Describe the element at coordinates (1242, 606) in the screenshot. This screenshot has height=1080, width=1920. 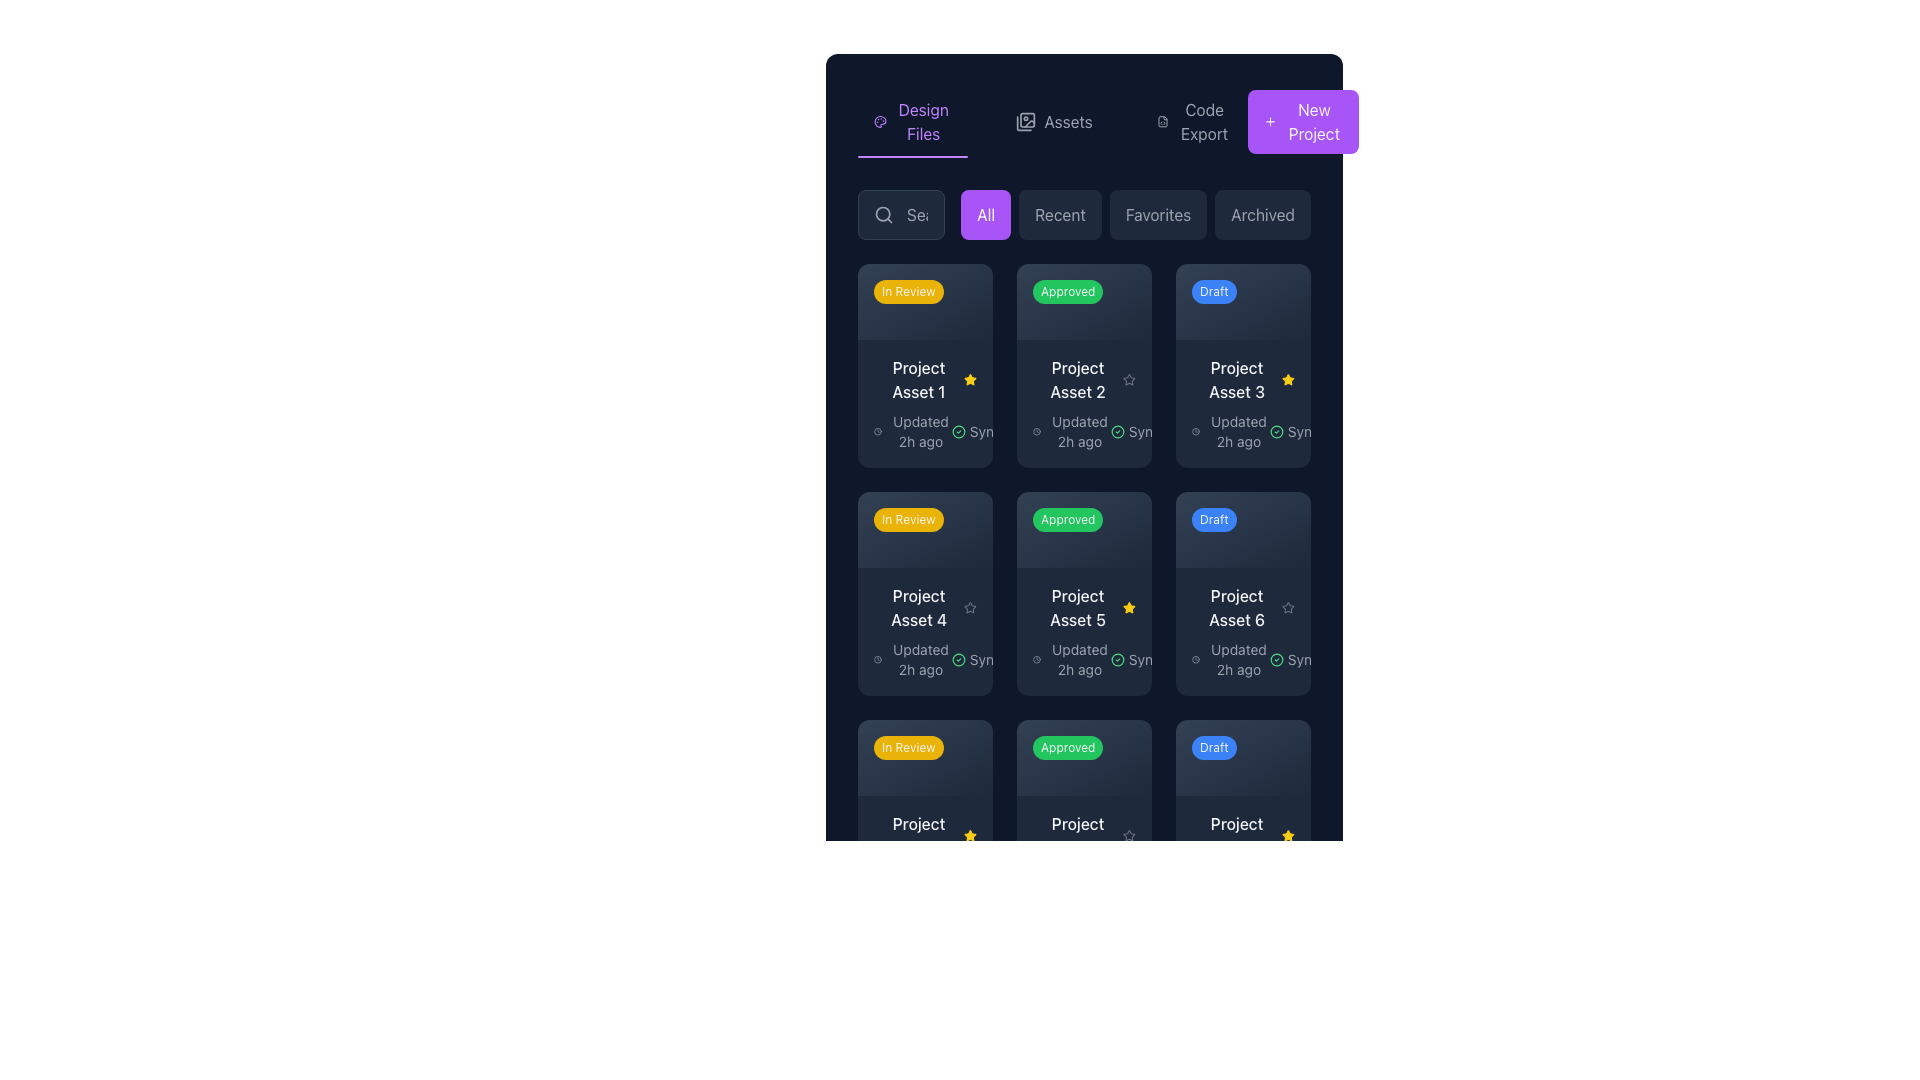
I see `the 'Project Asset 6' label with the gray star icon from its current position within the interface` at that location.